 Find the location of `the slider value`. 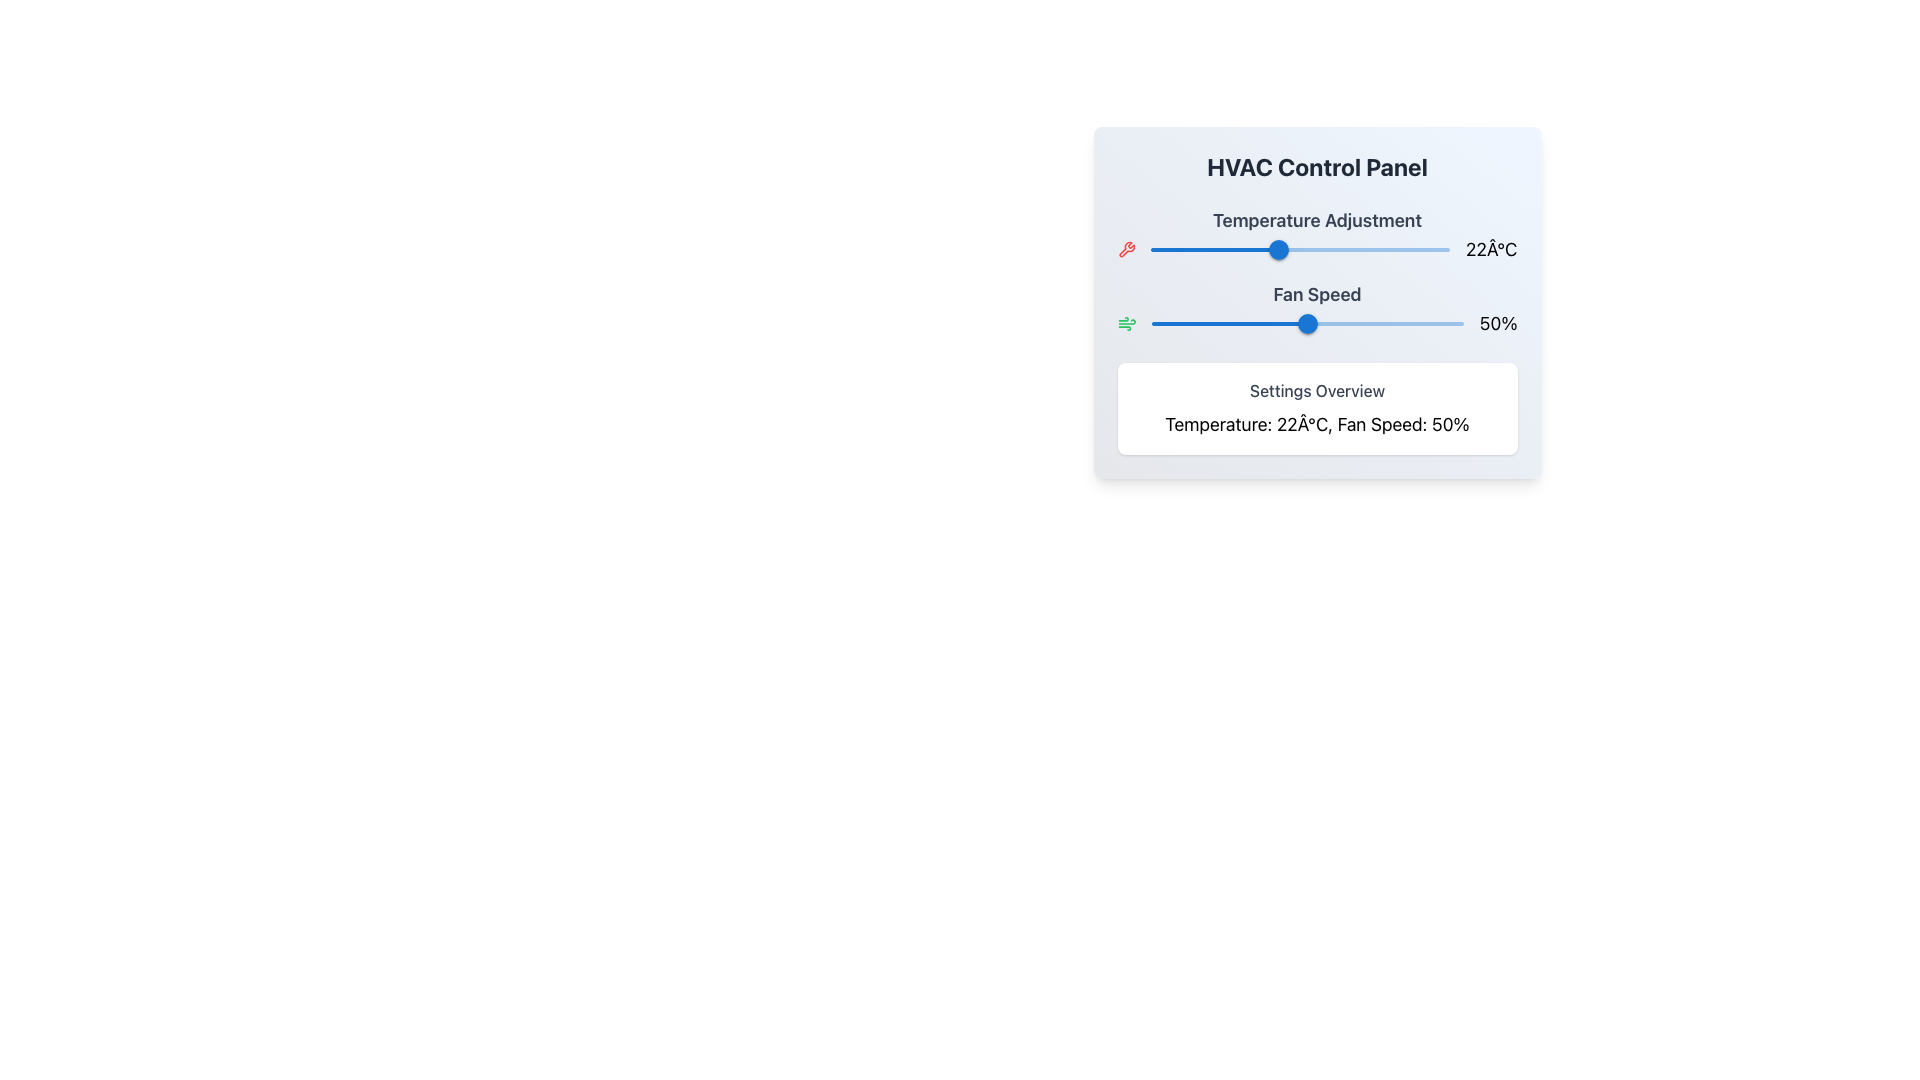

the slider value is located at coordinates (1454, 323).